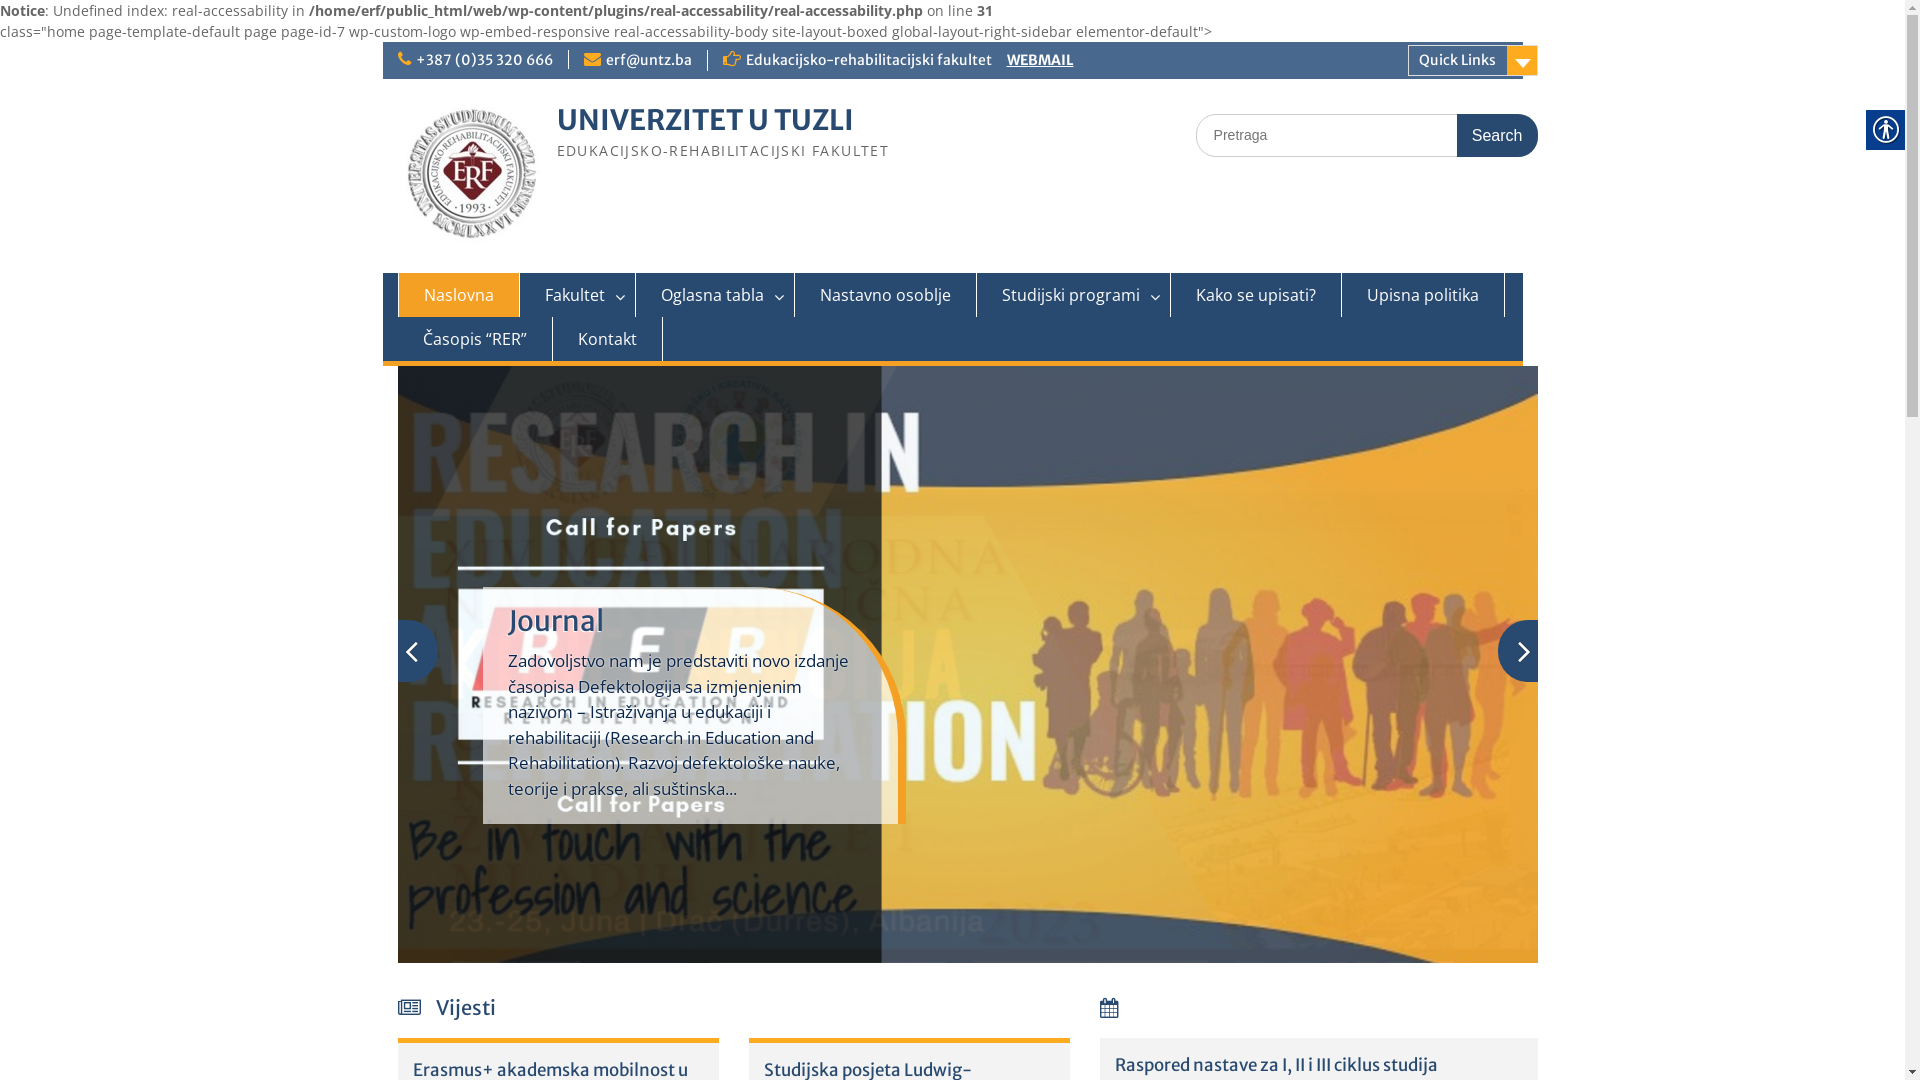  Describe the element at coordinates (604, 59) in the screenshot. I see `'erf@untz.ba'` at that location.